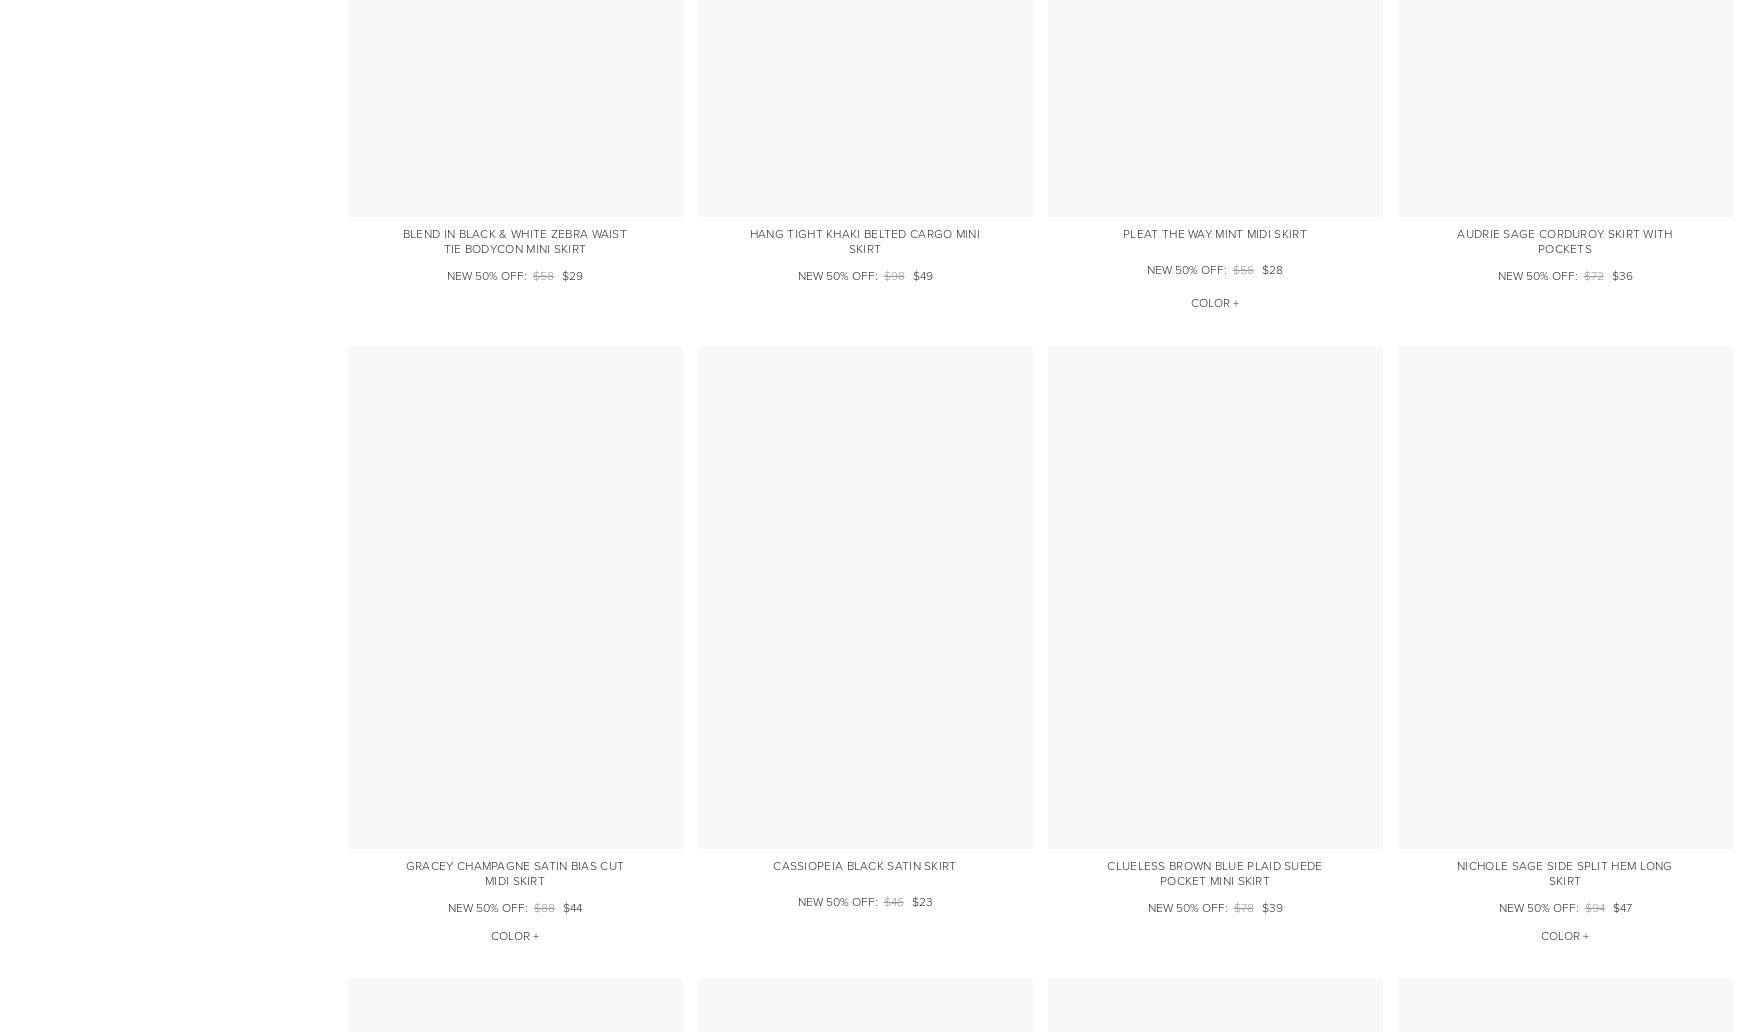 This screenshot has width=1750, height=1032. What do you see at coordinates (532, 907) in the screenshot?
I see `'$88'` at bounding box center [532, 907].